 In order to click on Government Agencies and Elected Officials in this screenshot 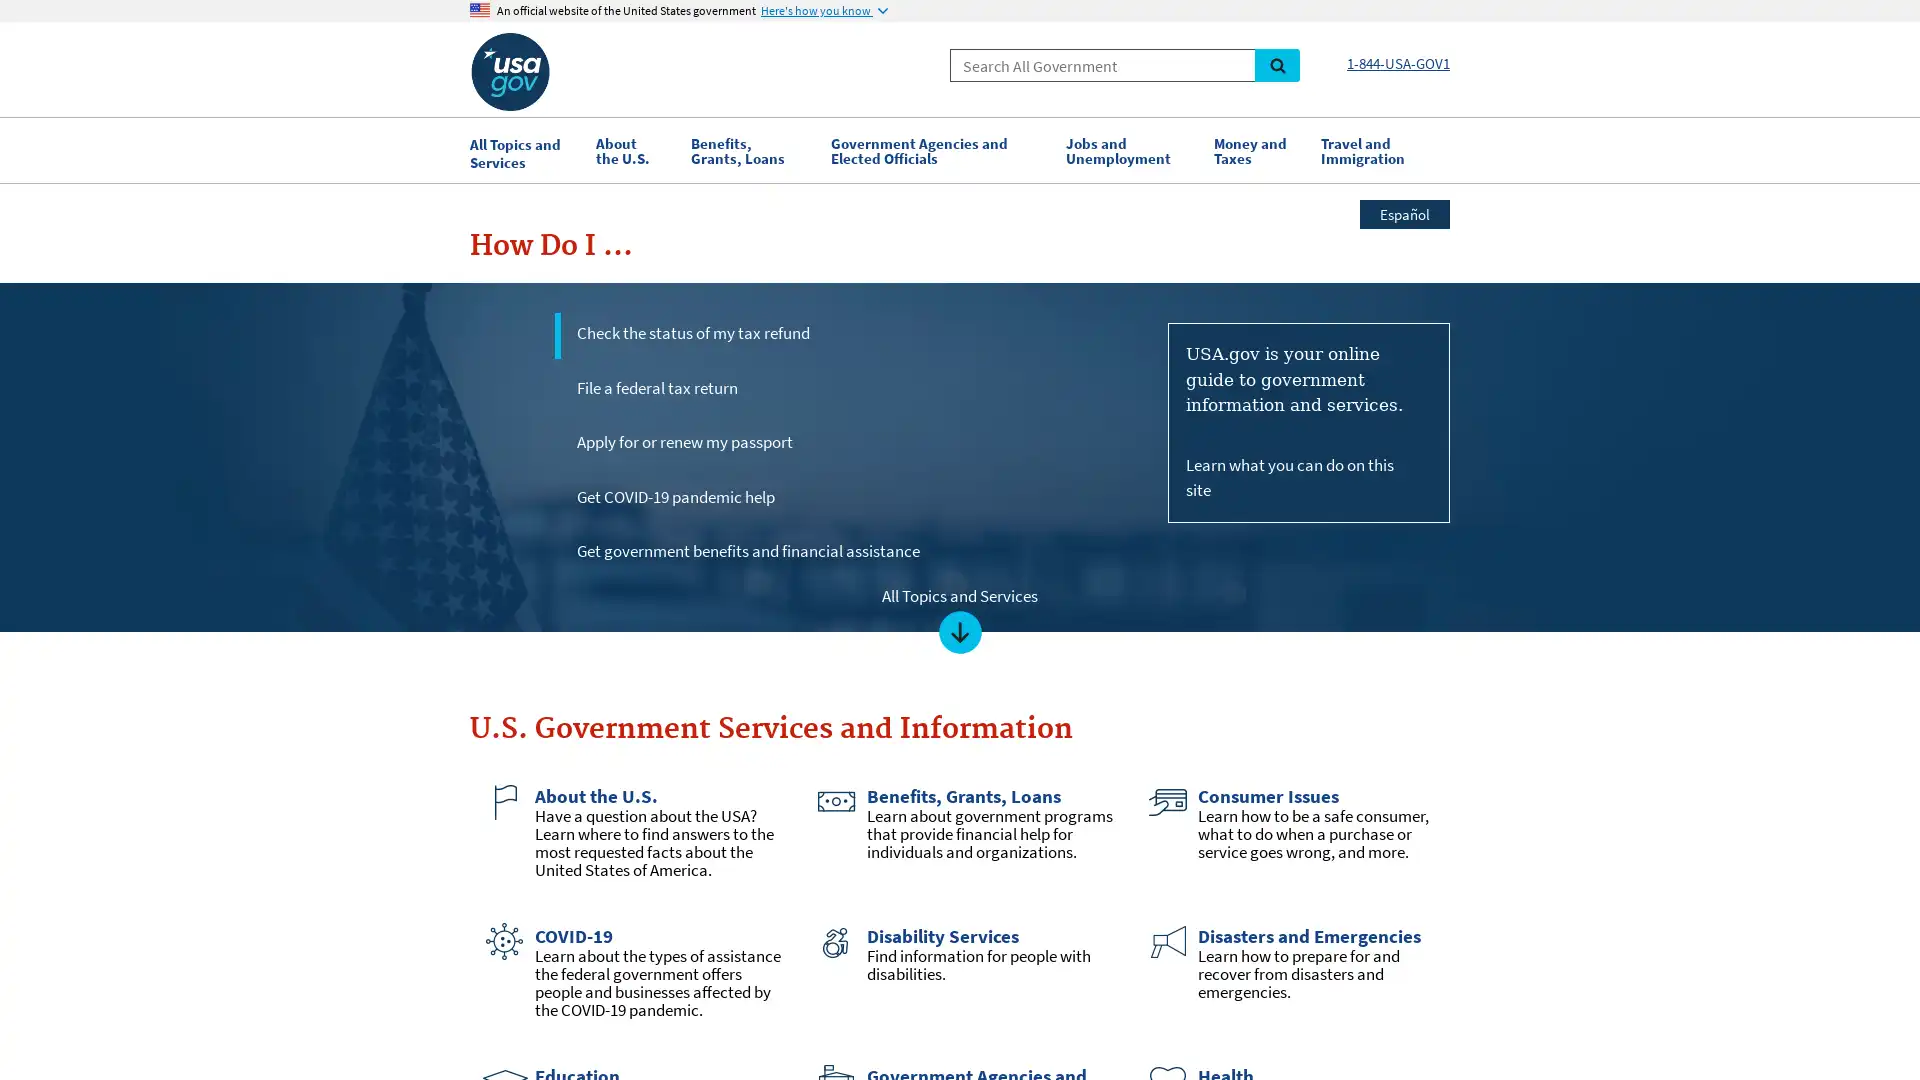, I will do `click(936, 149)`.